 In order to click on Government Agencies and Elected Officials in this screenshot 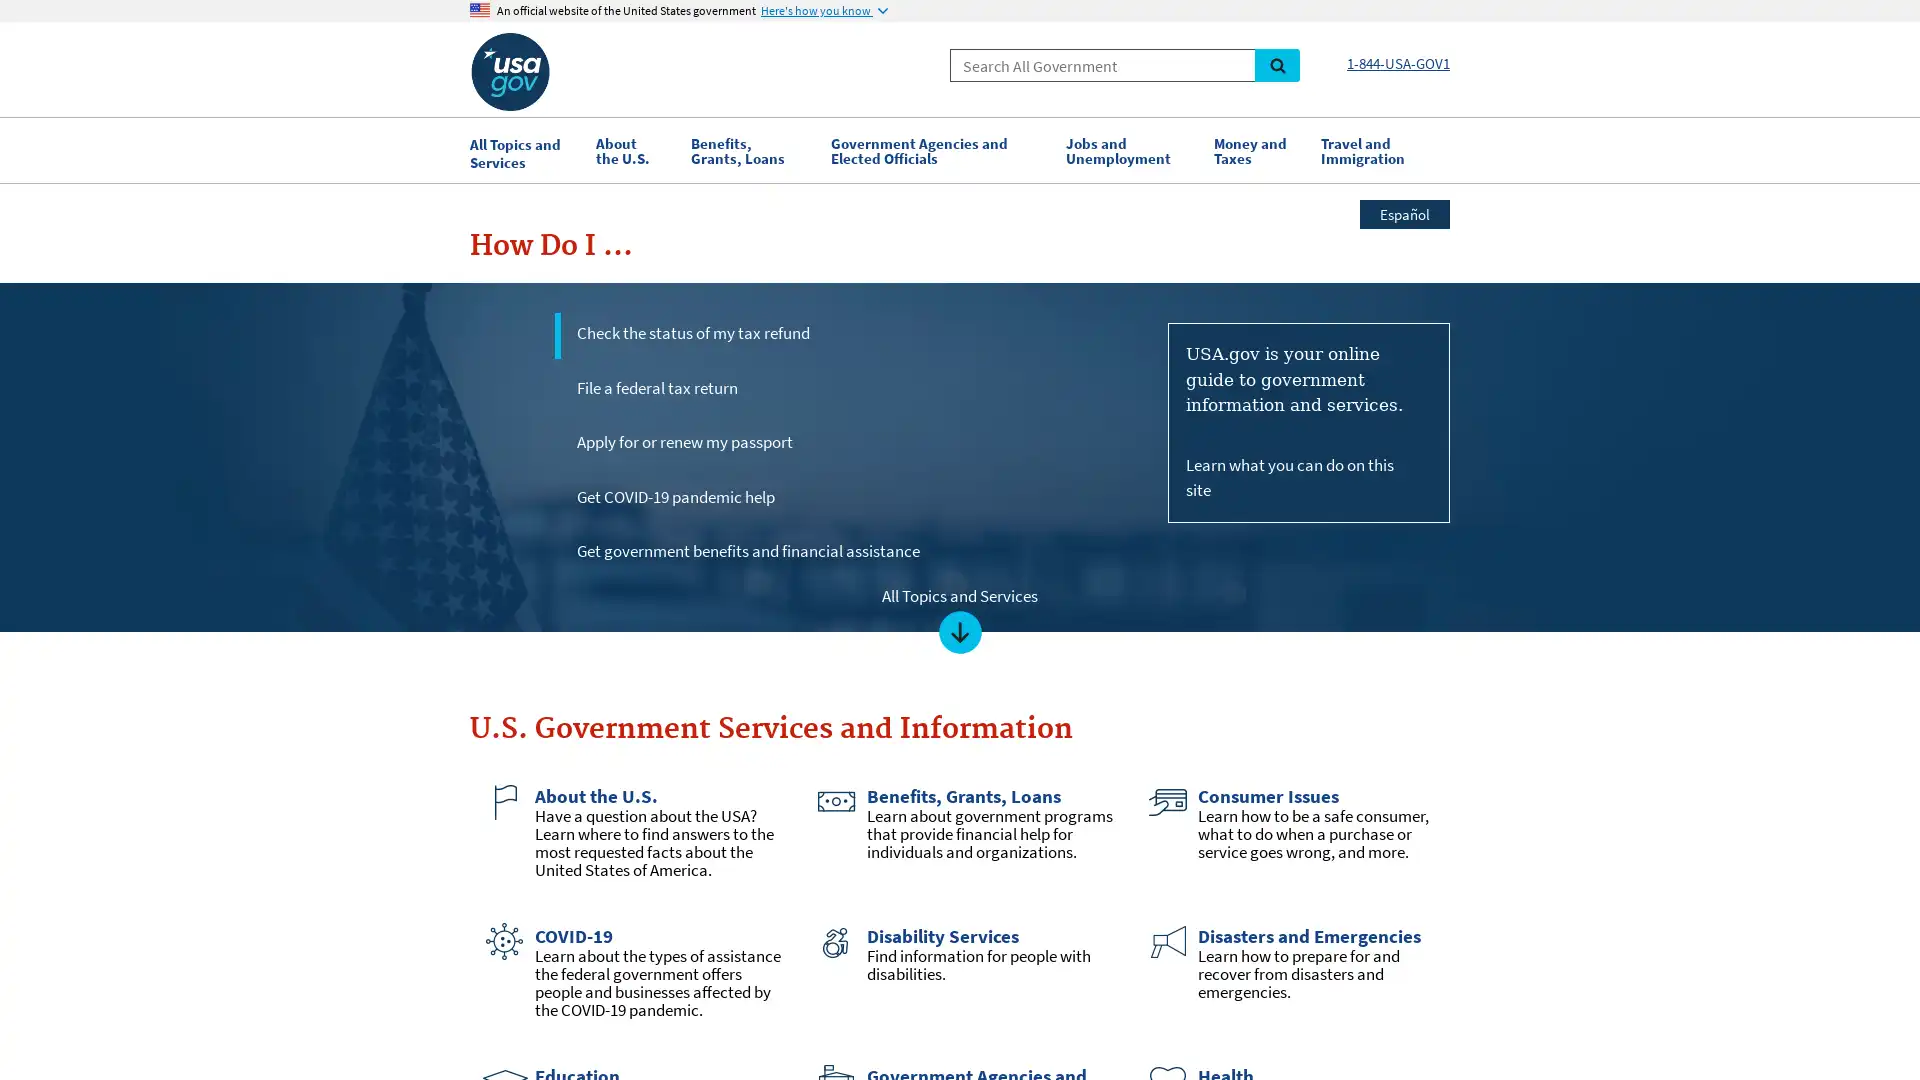, I will do `click(936, 149)`.